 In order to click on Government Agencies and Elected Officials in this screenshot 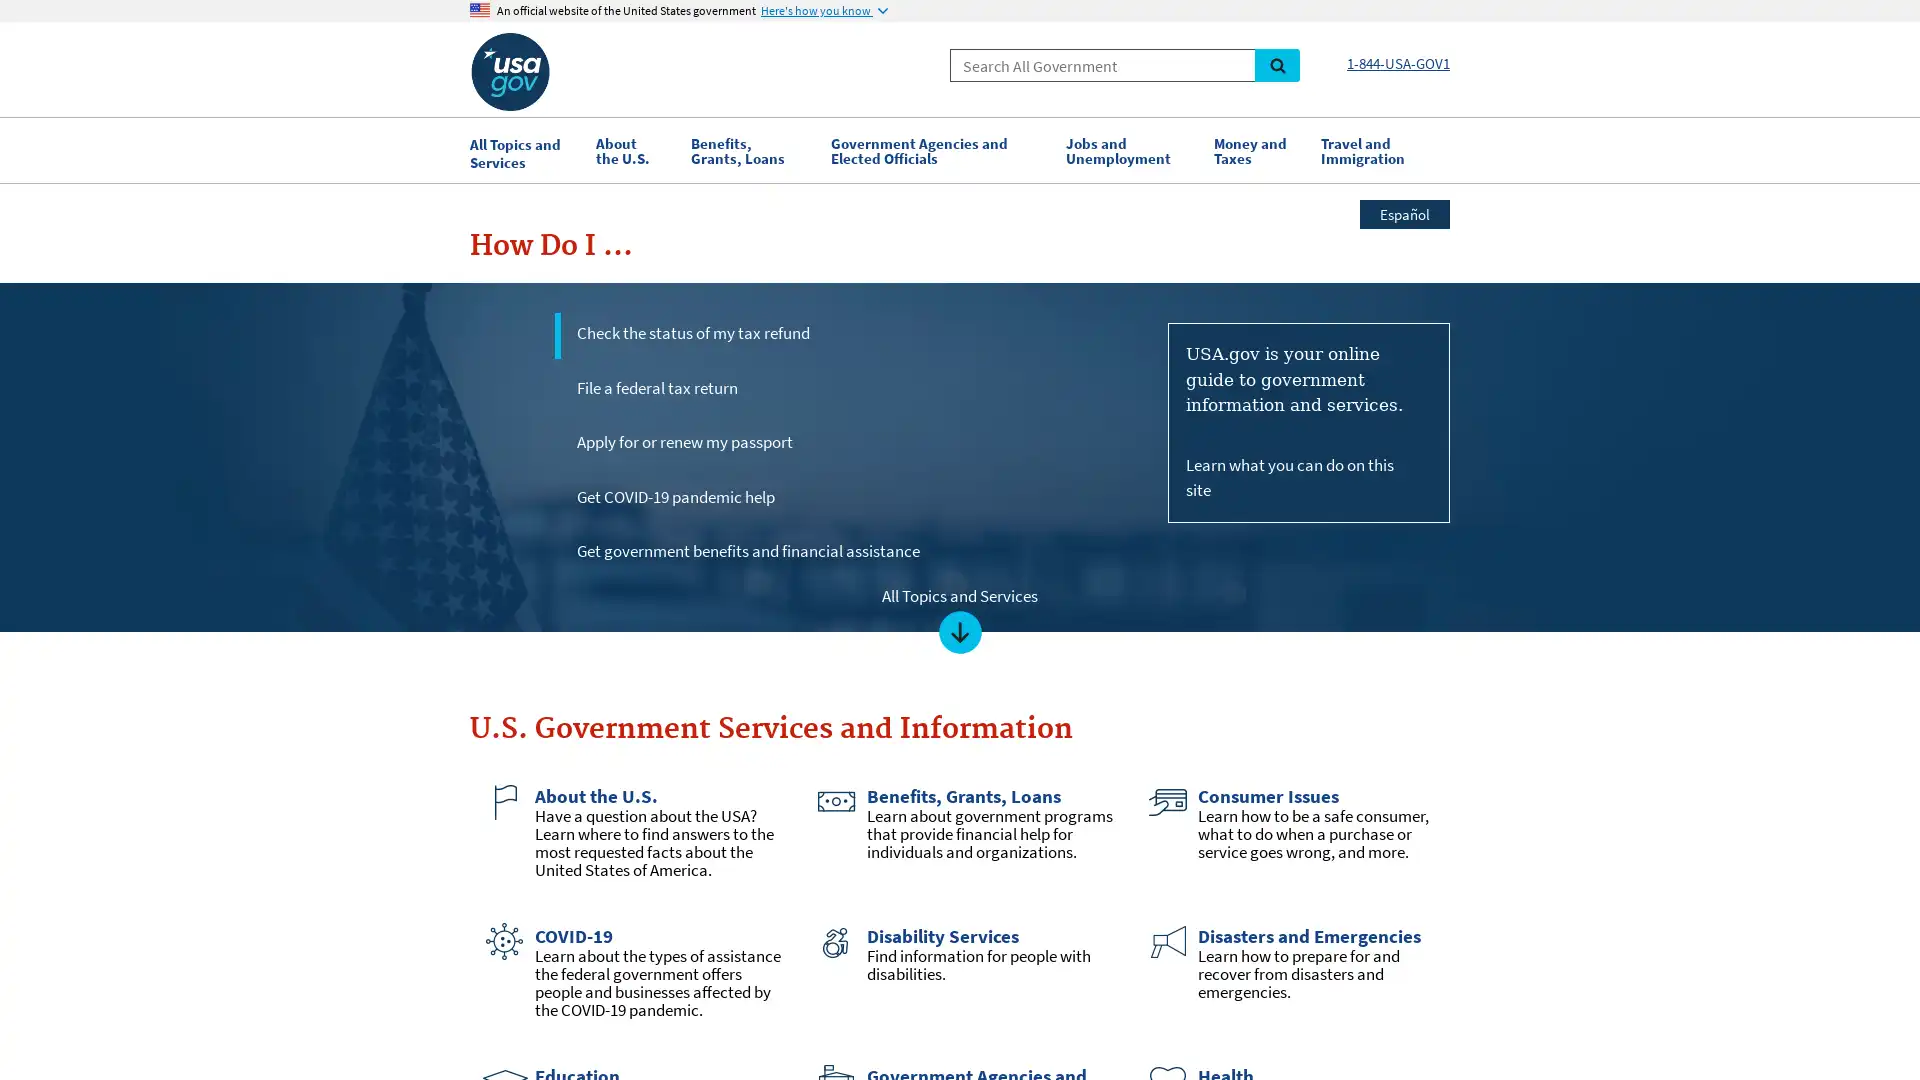, I will do `click(936, 149)`.